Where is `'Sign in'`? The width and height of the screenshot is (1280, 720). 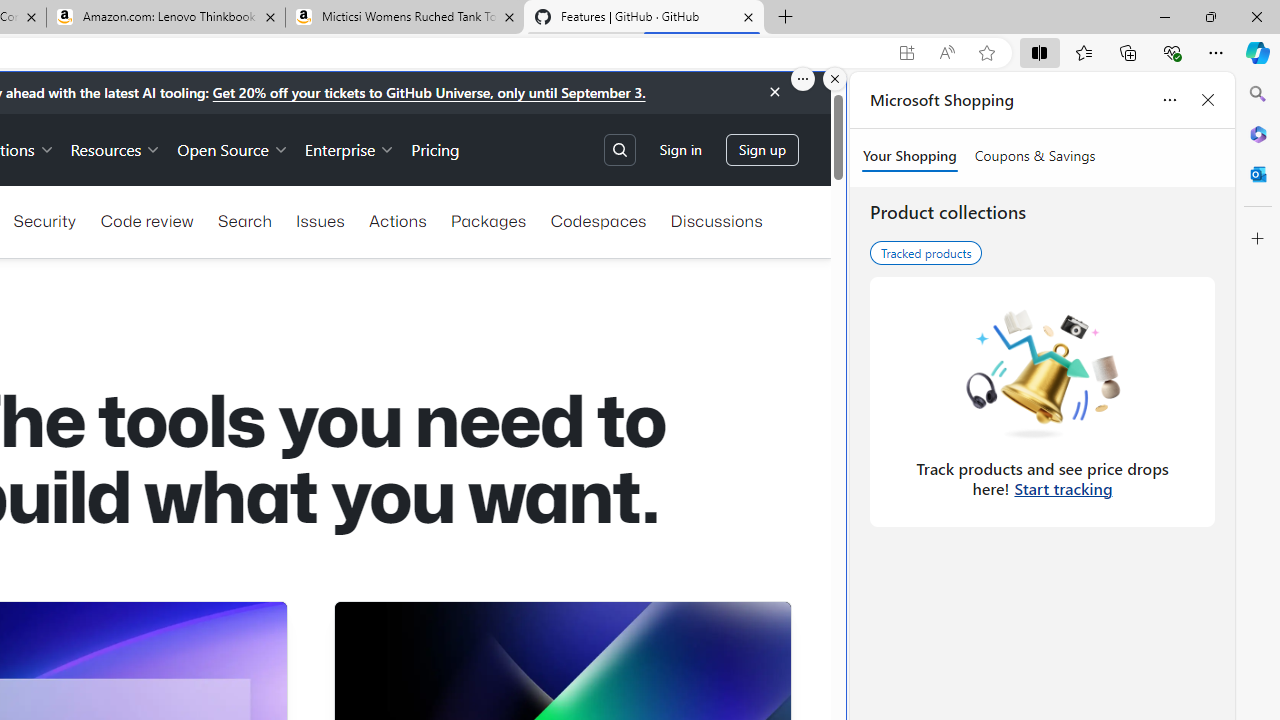
'Sign in' is located at coordinates (680, 148).